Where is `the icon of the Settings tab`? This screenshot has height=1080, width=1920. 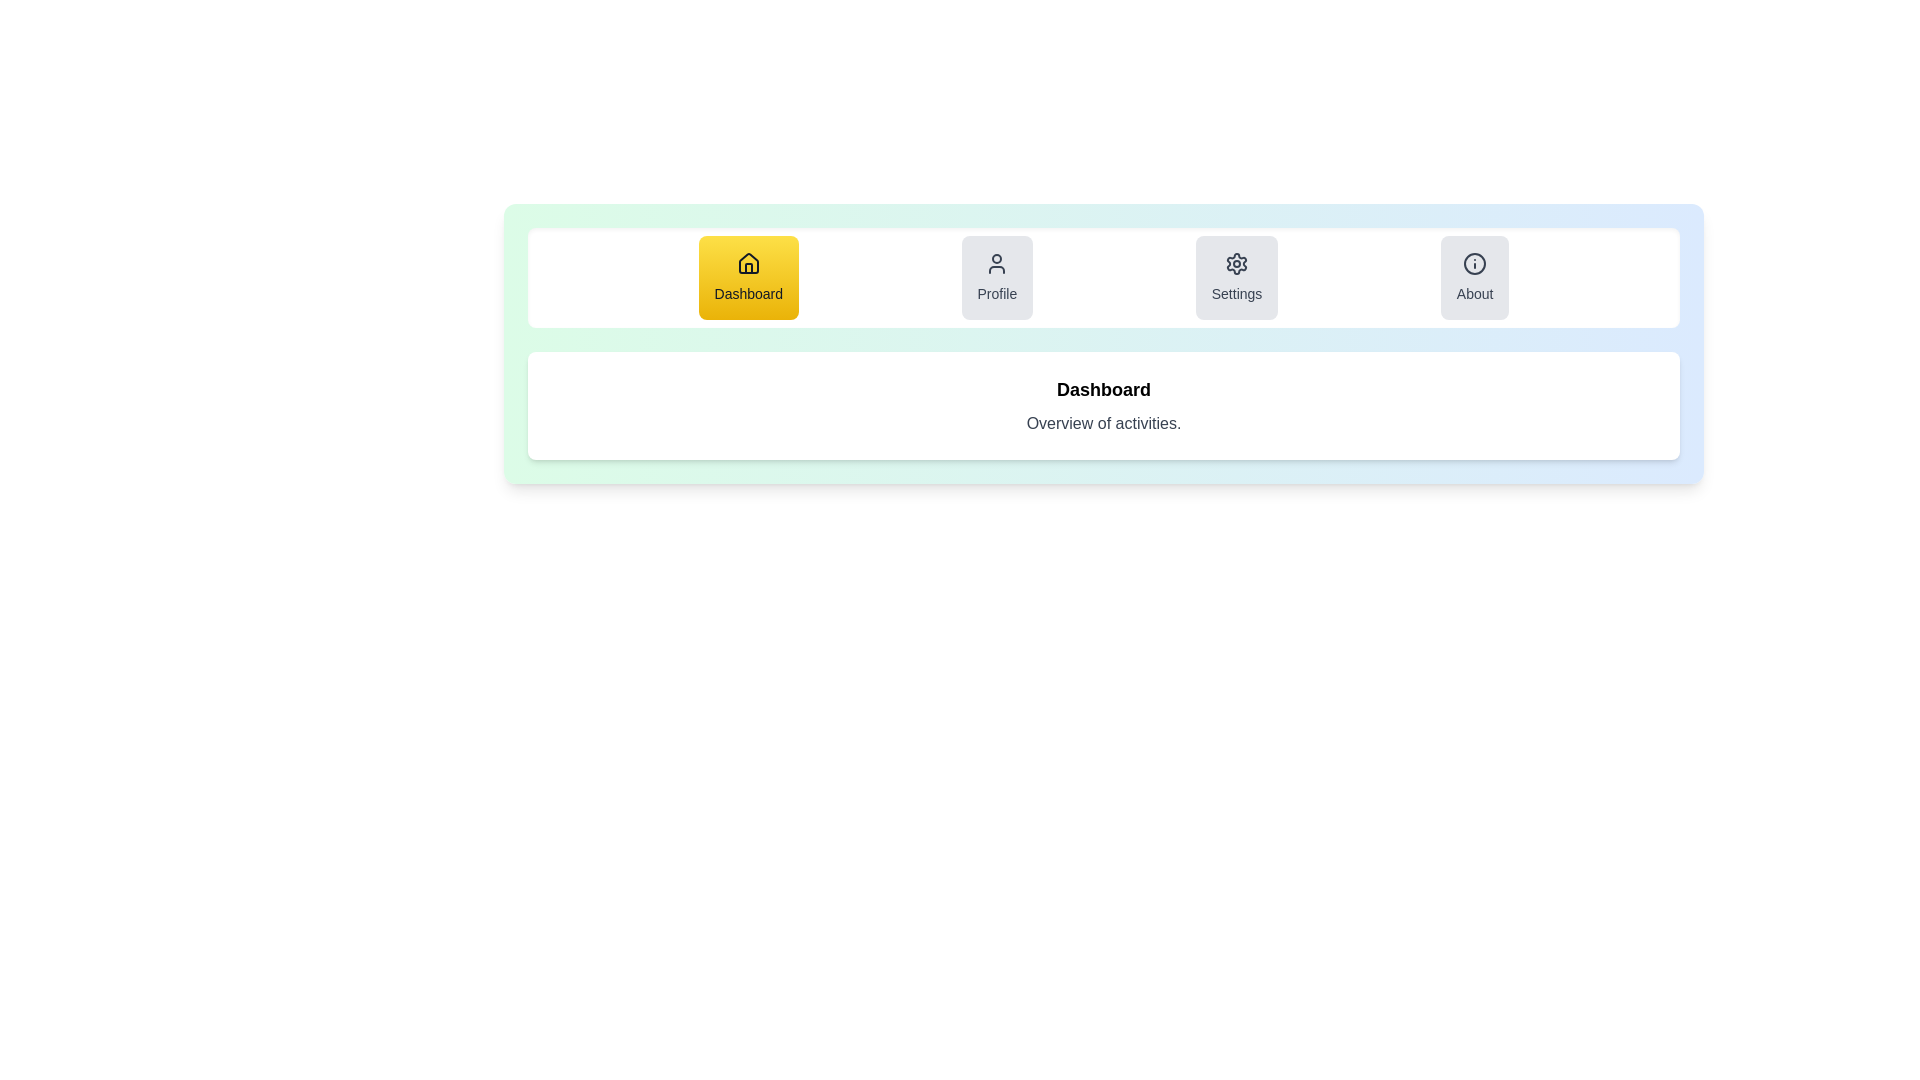 the icon of the Settings tab is located at coordinates (1236, 262).